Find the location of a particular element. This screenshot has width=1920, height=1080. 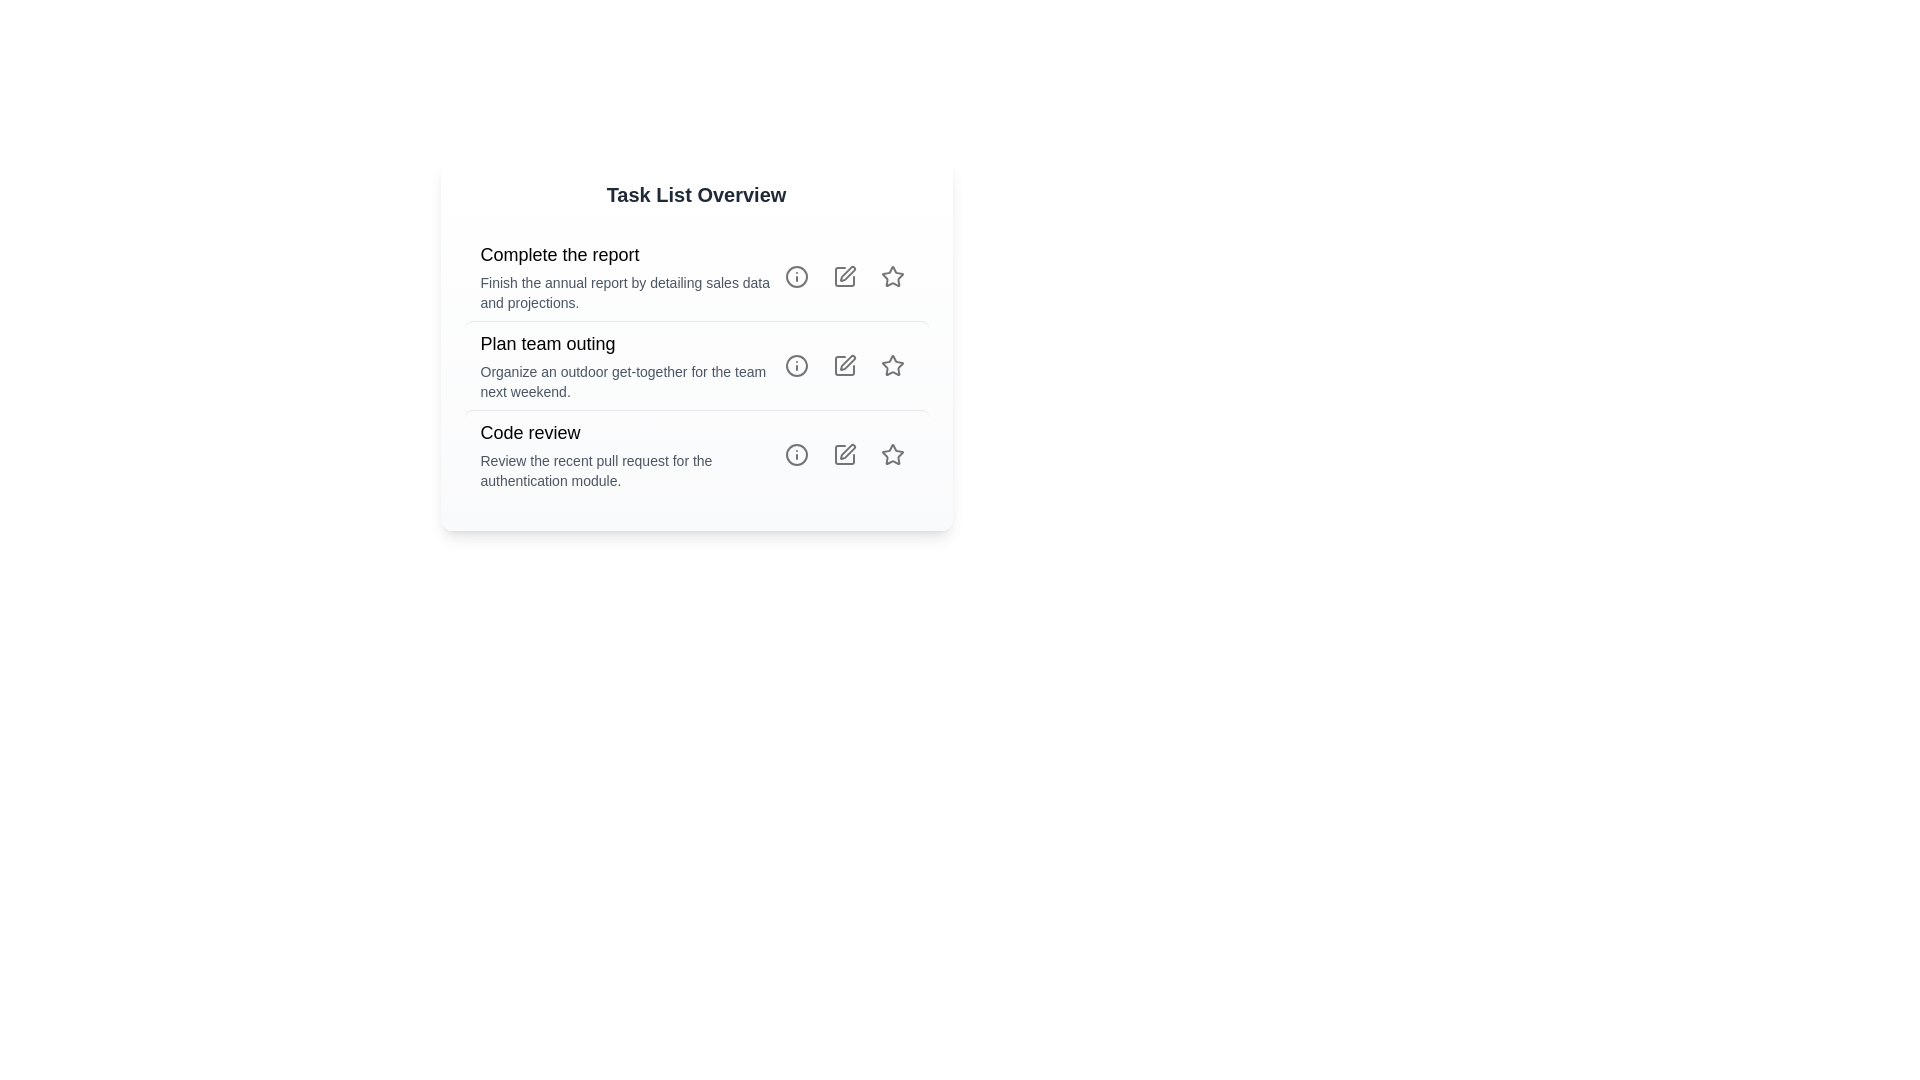

the edit icon button, which is a square-shaped green icon with a pen tool, located in the middle of the action buttons for the 'Code review' task is located at coordinates (844, 455).